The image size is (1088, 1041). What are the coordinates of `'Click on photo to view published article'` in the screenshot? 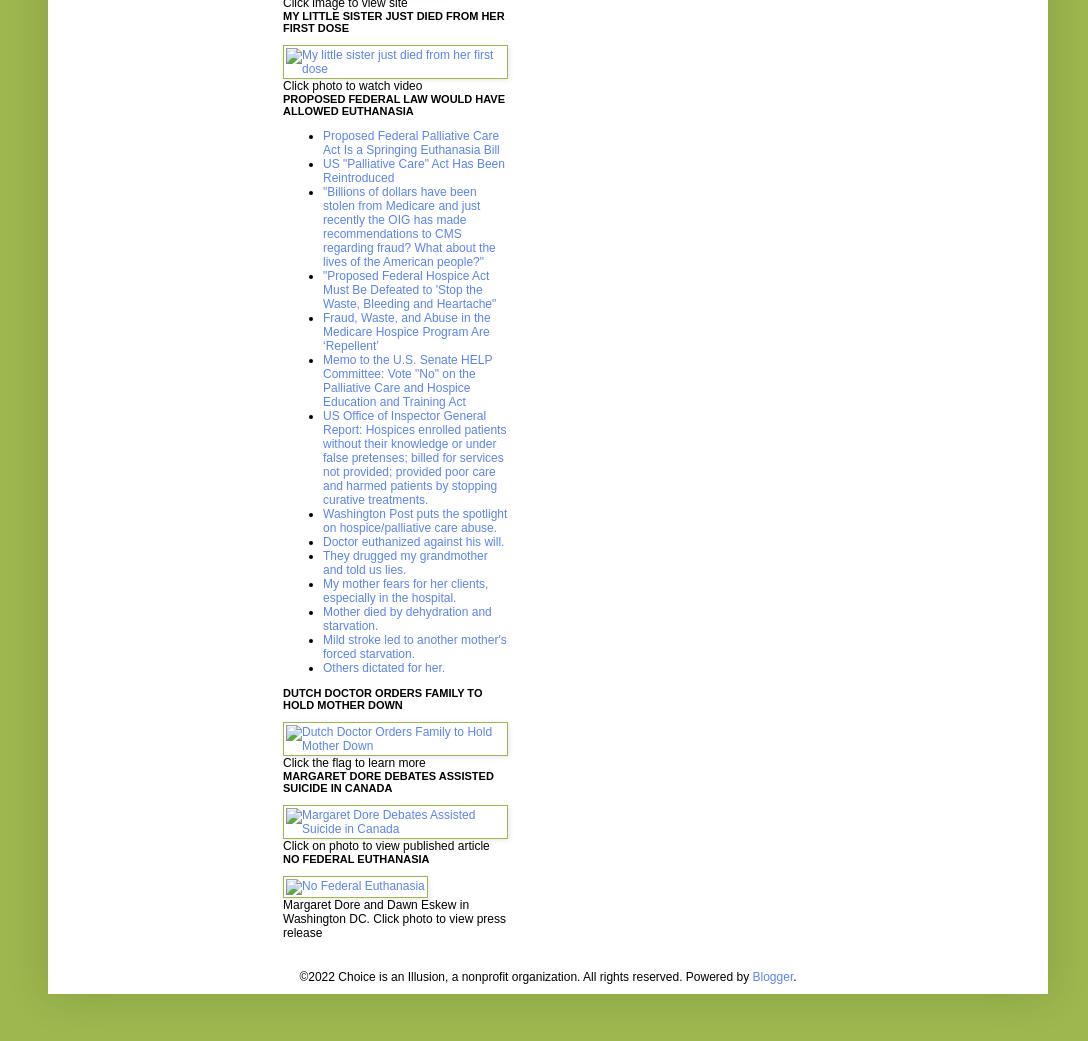 It's located at (386, 845).